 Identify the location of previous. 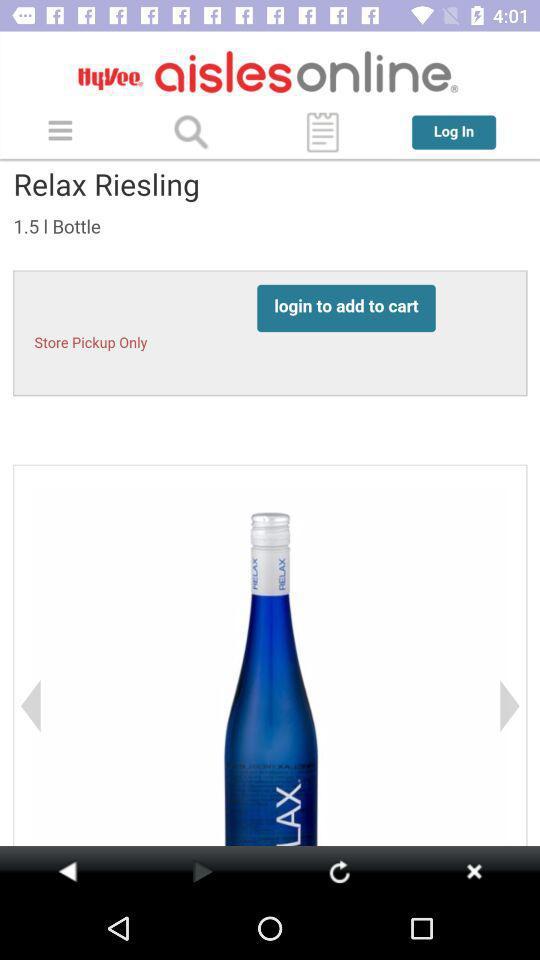
(202, 870).